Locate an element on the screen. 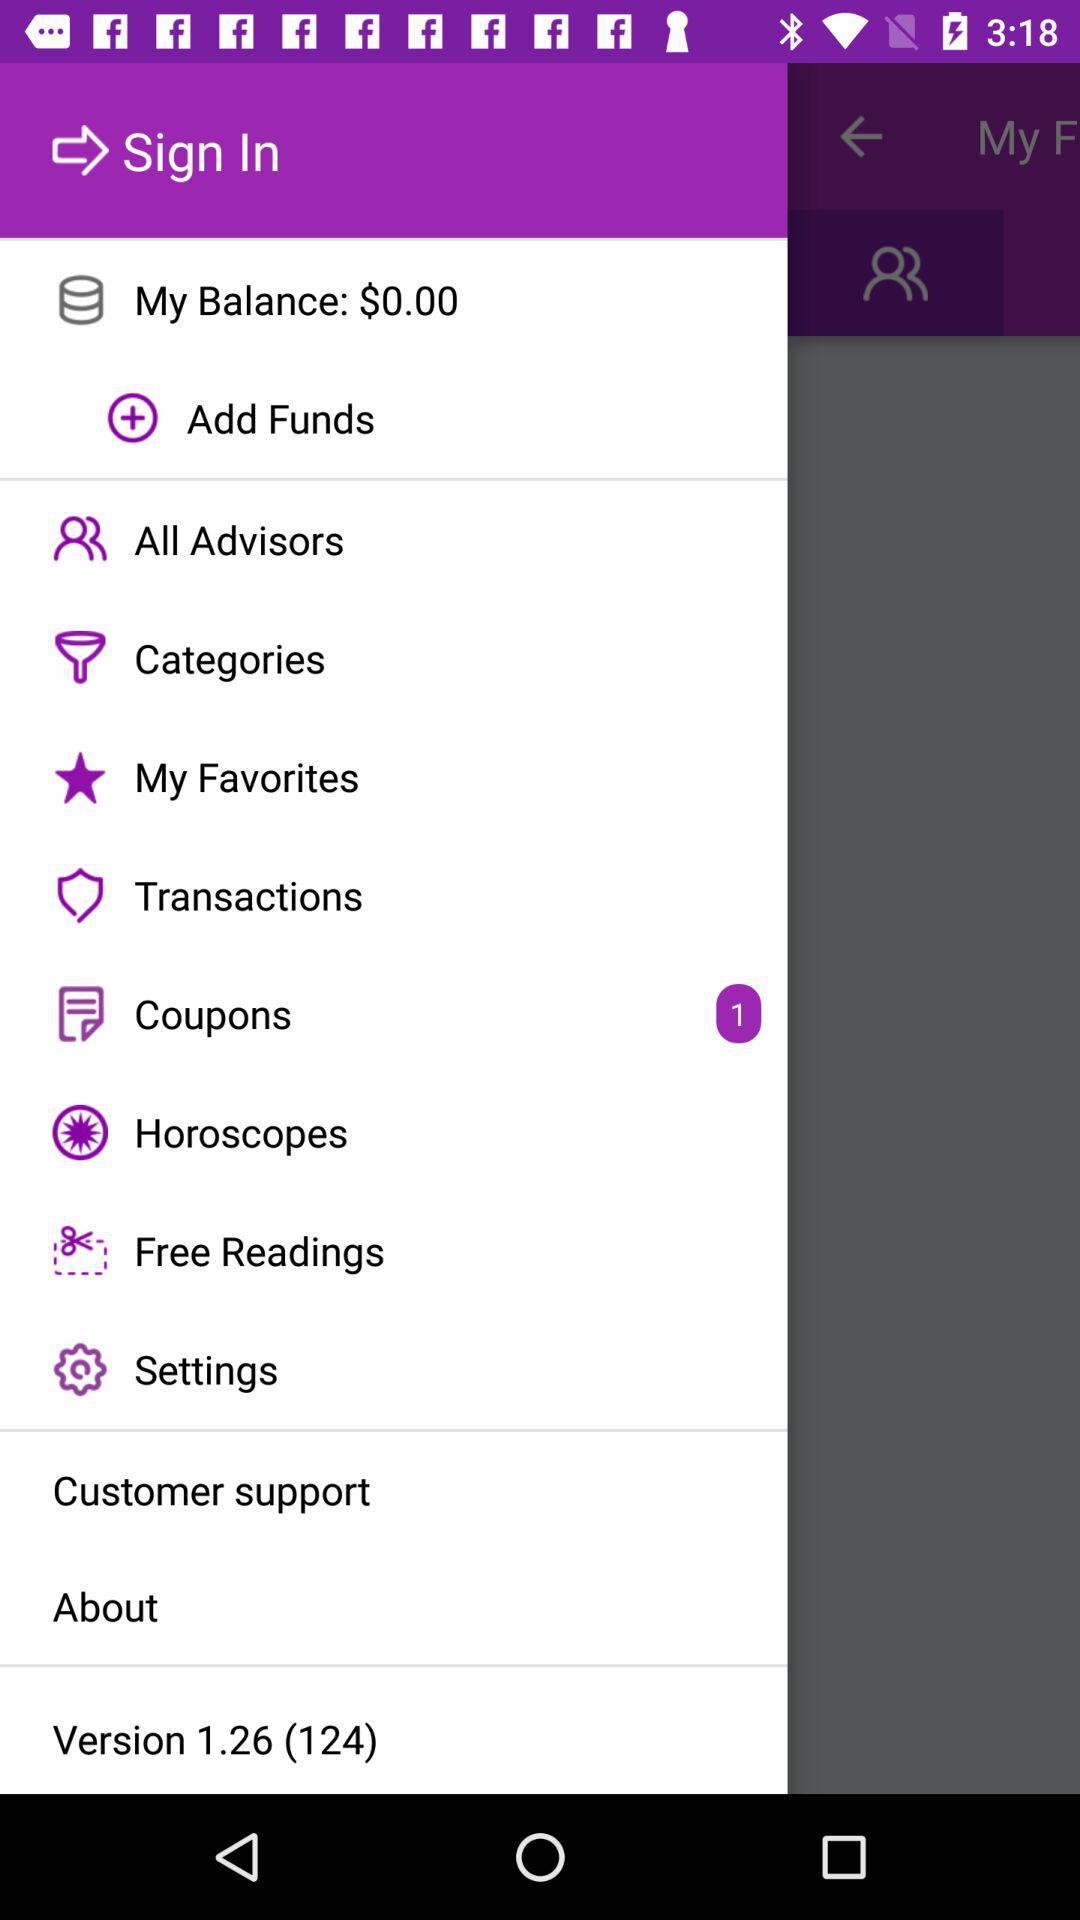  categories is located at coordinates (393, 658).